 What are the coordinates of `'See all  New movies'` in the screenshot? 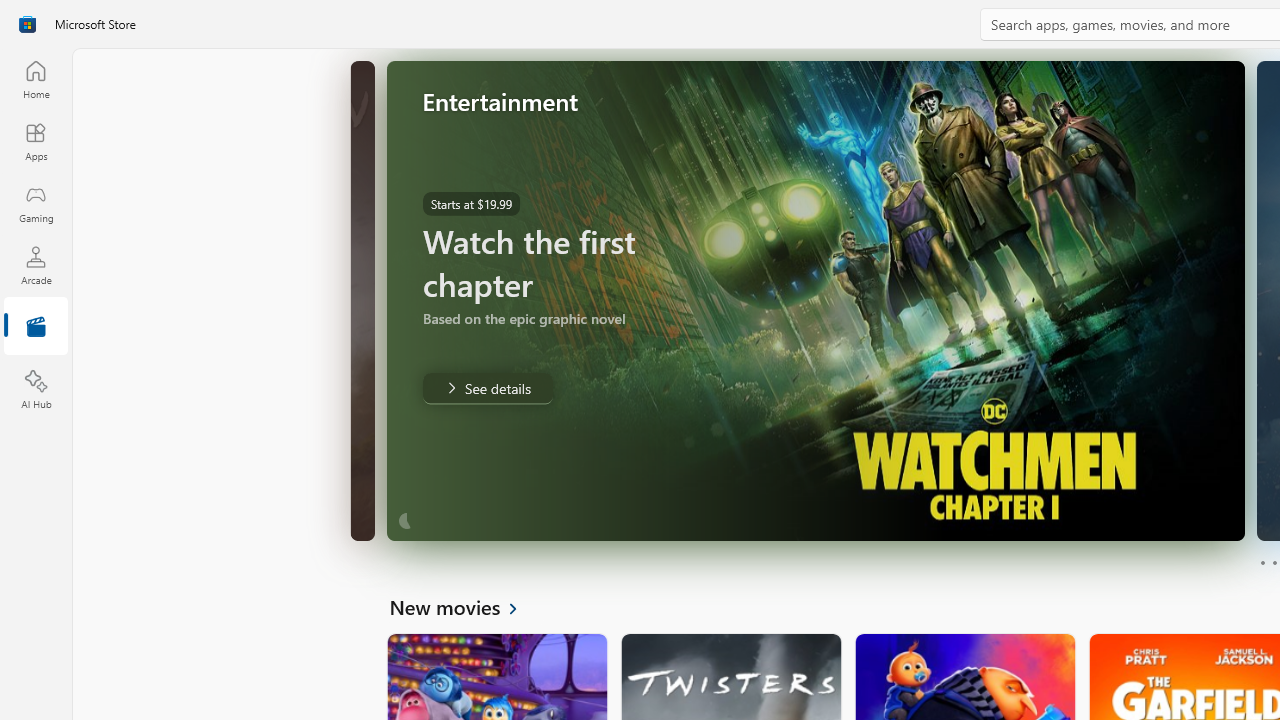 It's located at (464, 605).